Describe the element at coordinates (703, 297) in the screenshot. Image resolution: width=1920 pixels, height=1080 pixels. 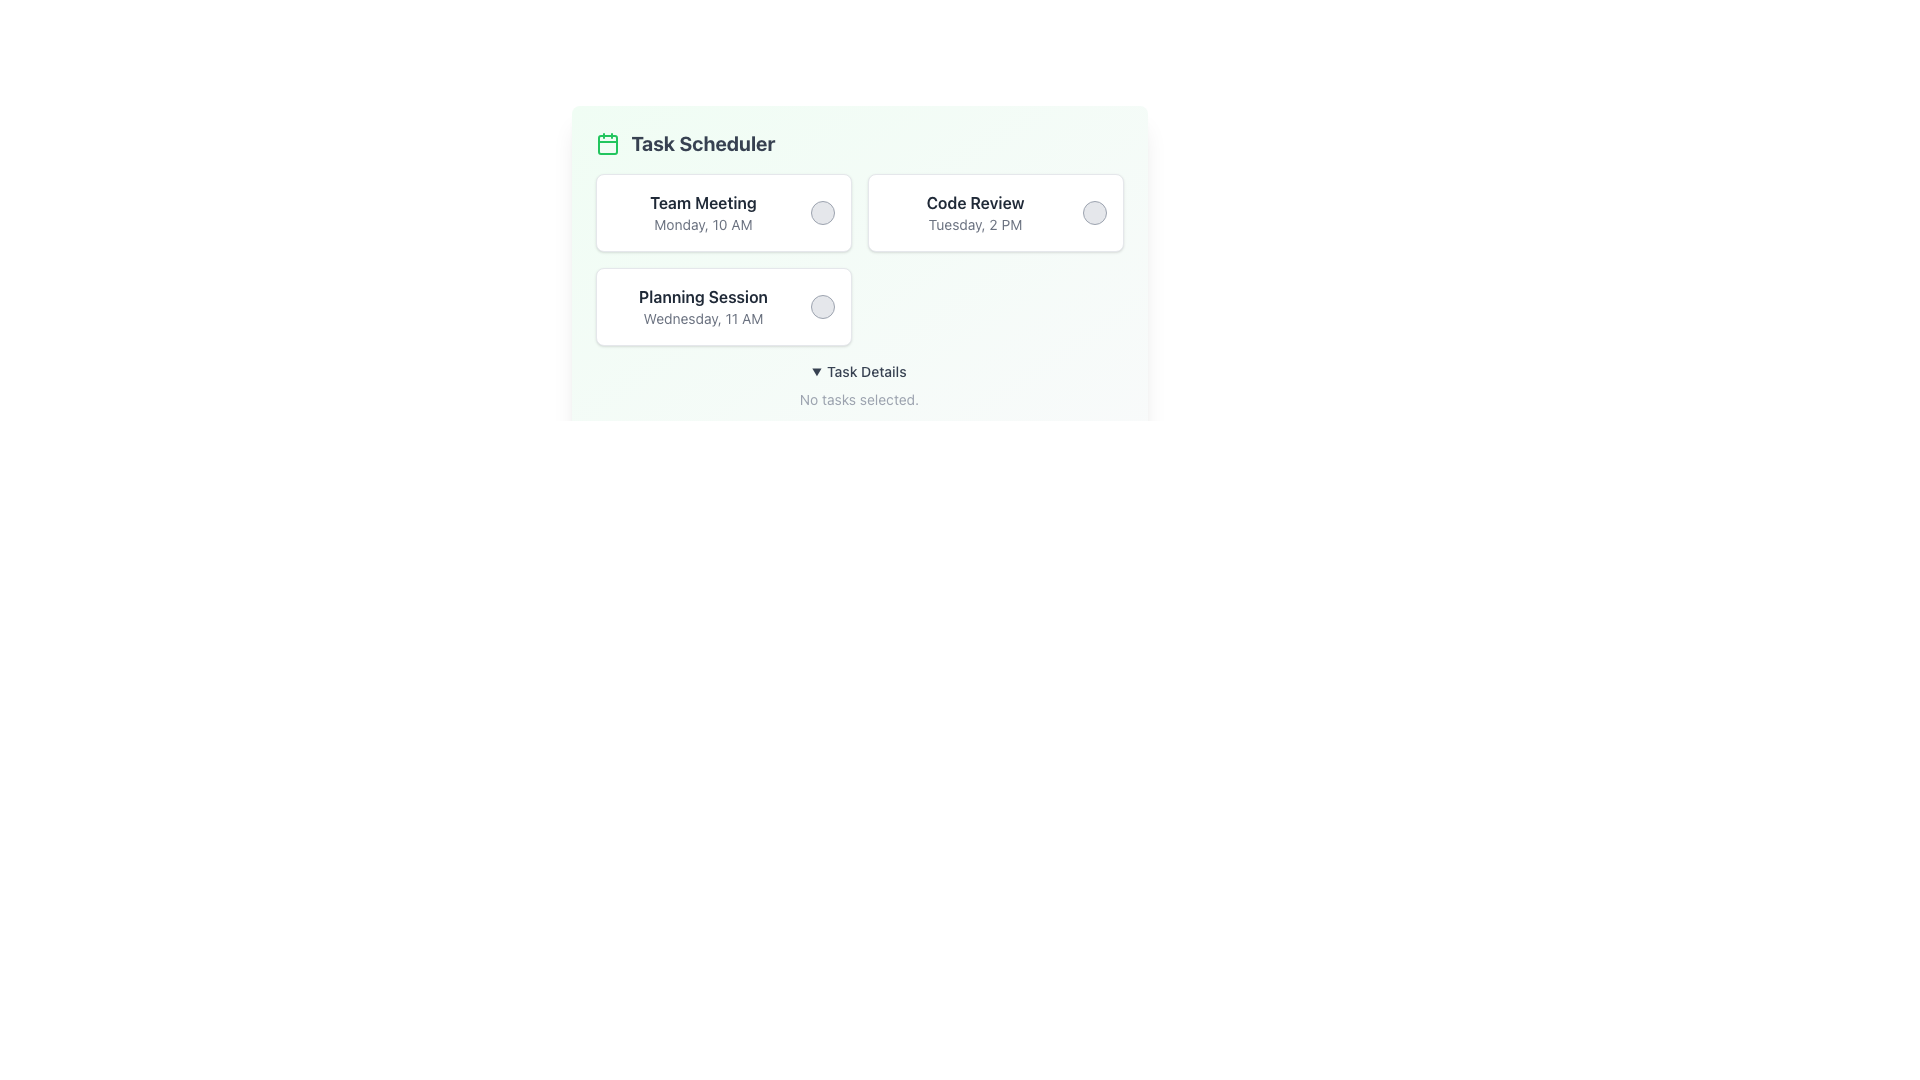
I see `the title label of a task item in the 'Planning Session' card located in the Task Scheduler section, which is centered above the secondary text 'Wednesday, 11 AM'` at that location.